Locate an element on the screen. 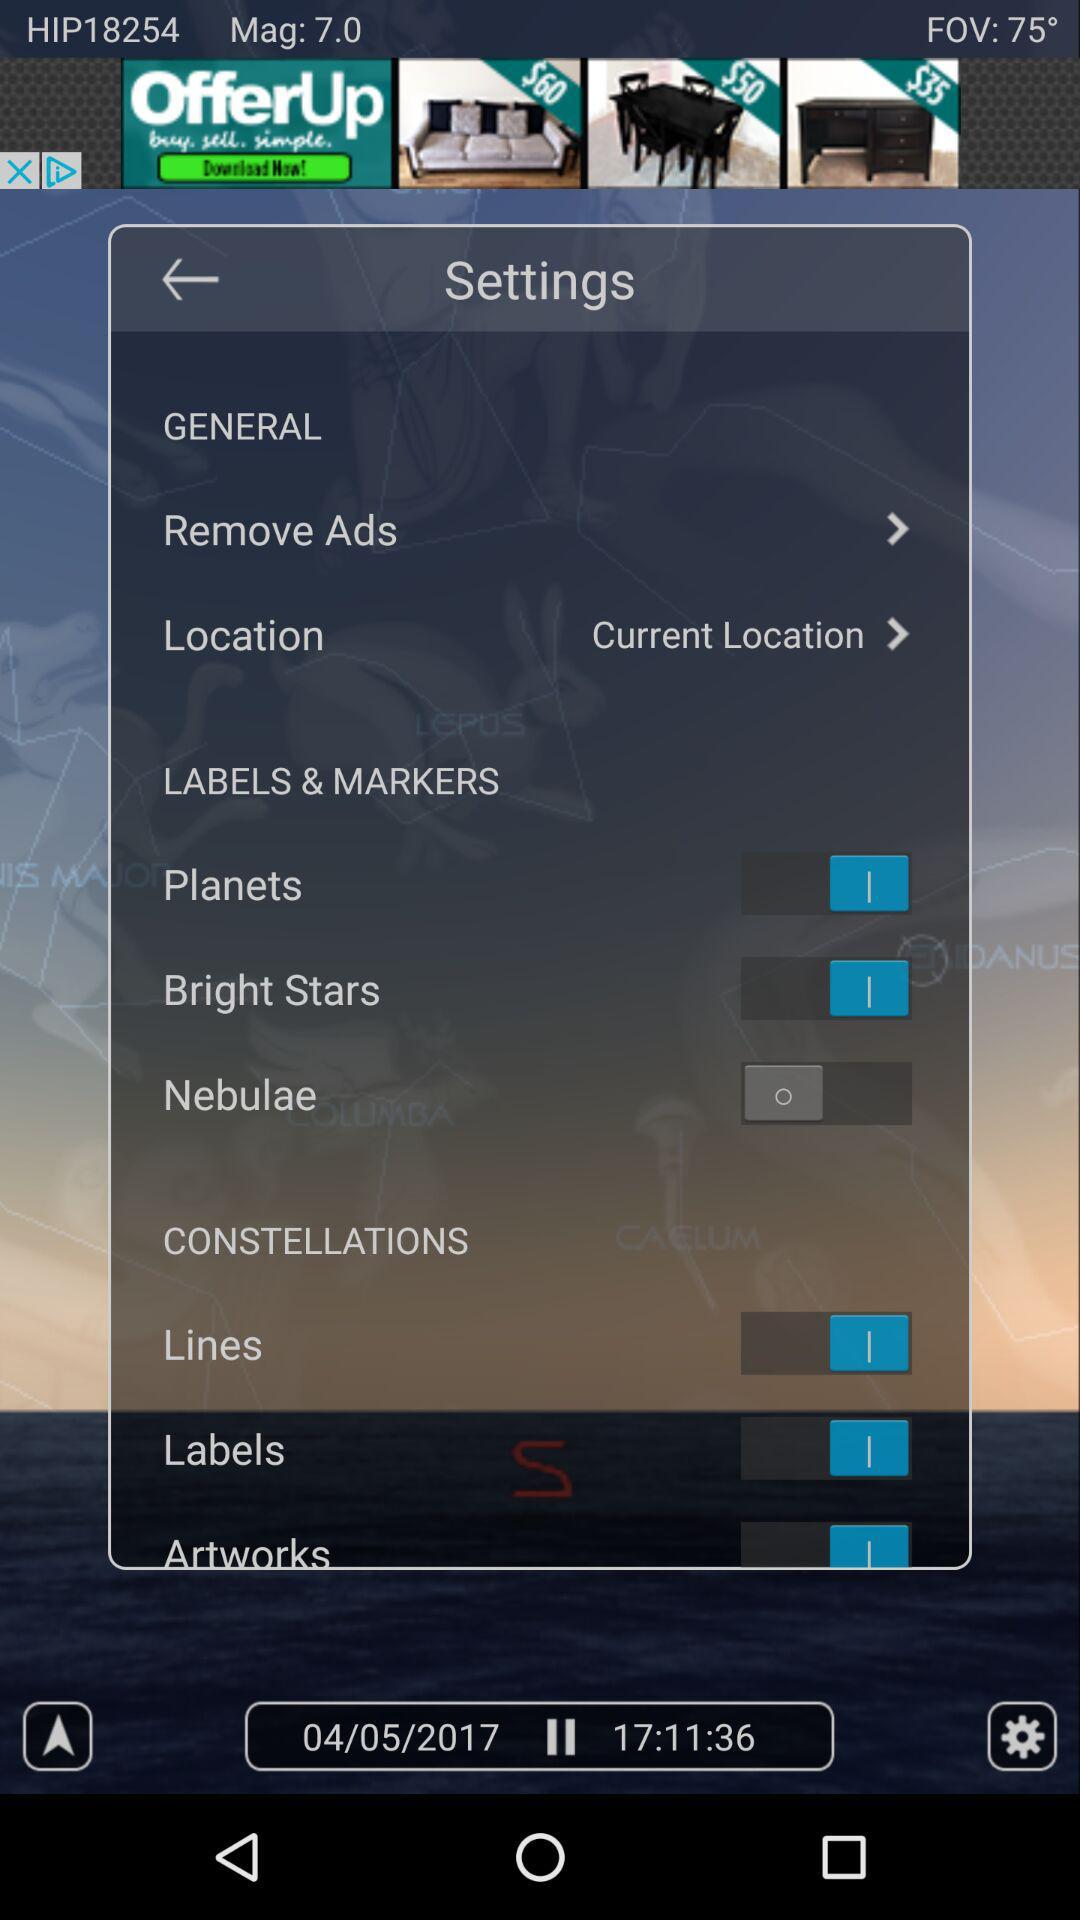 The image size is (1080, 1920). turn on lines is located at coordinates (852, 1343).